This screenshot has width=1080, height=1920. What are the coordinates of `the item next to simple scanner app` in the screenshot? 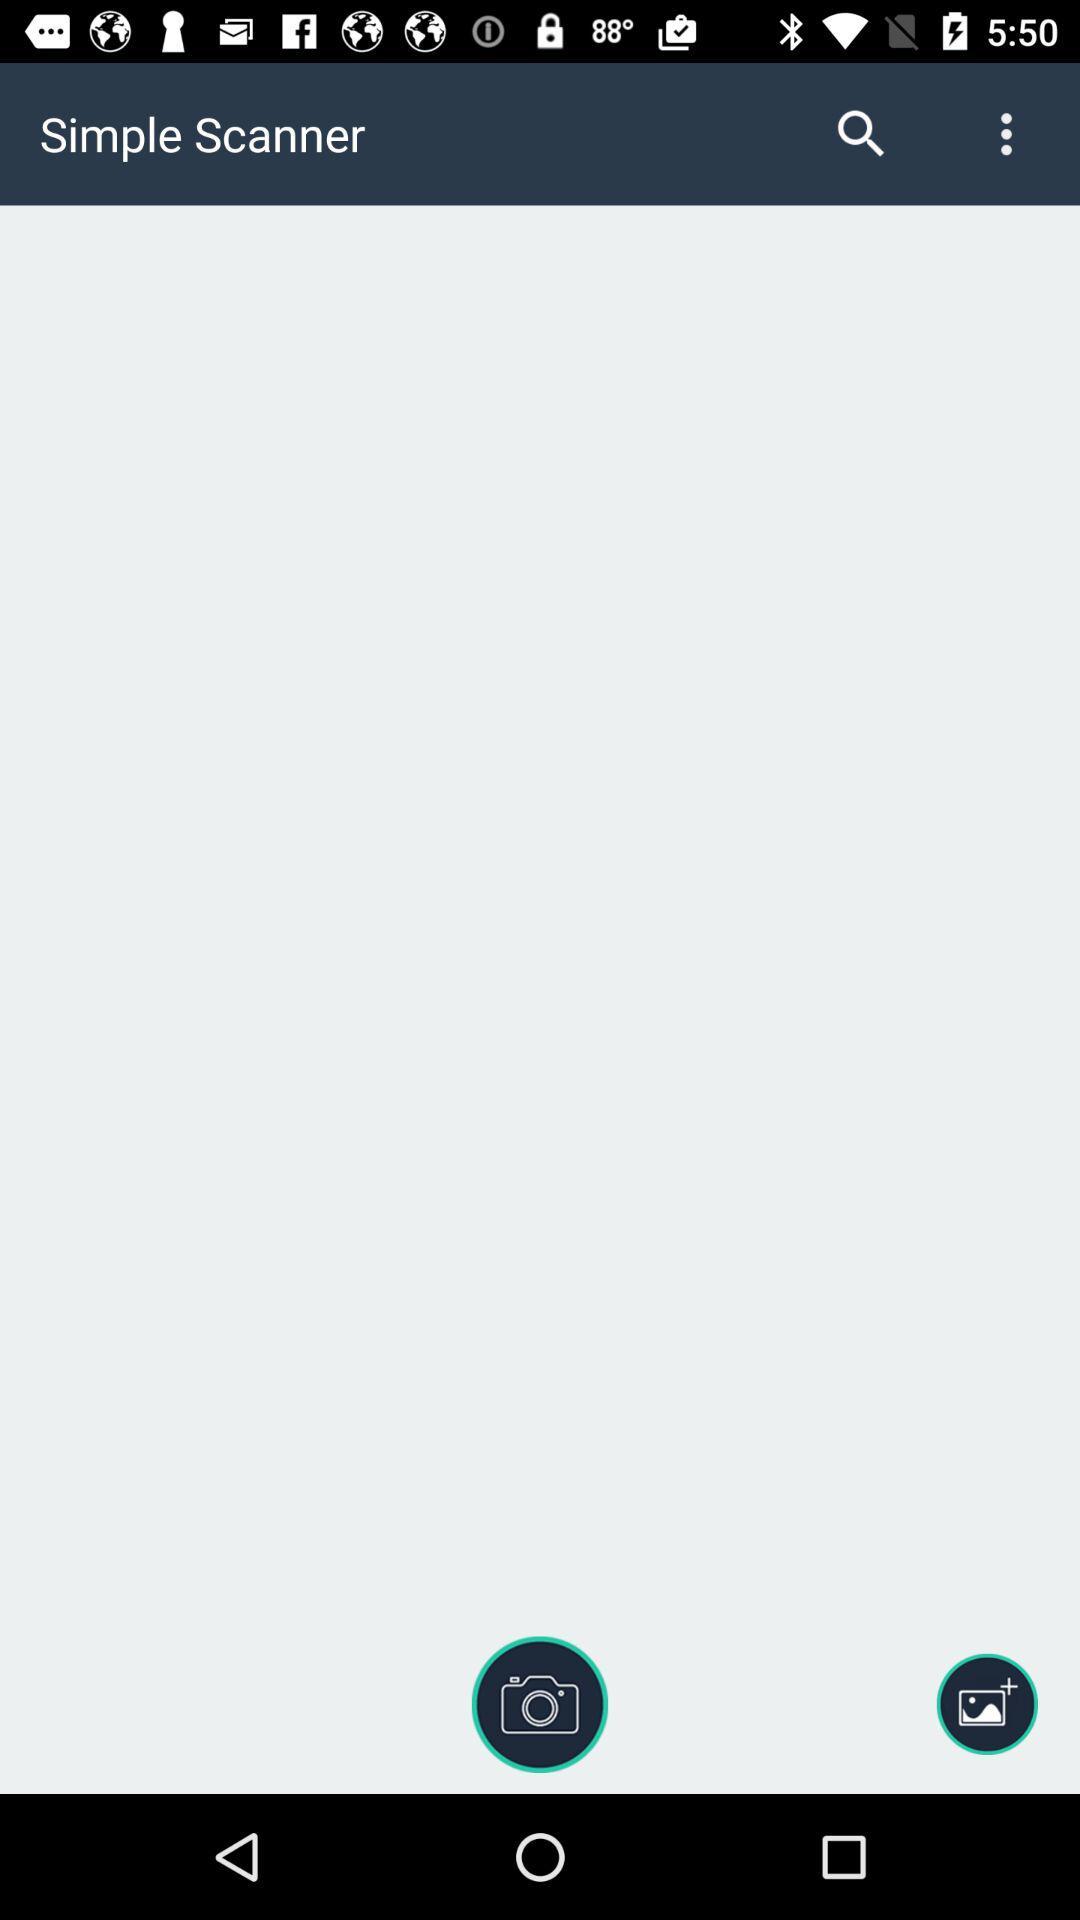 It's located at (860, 133).